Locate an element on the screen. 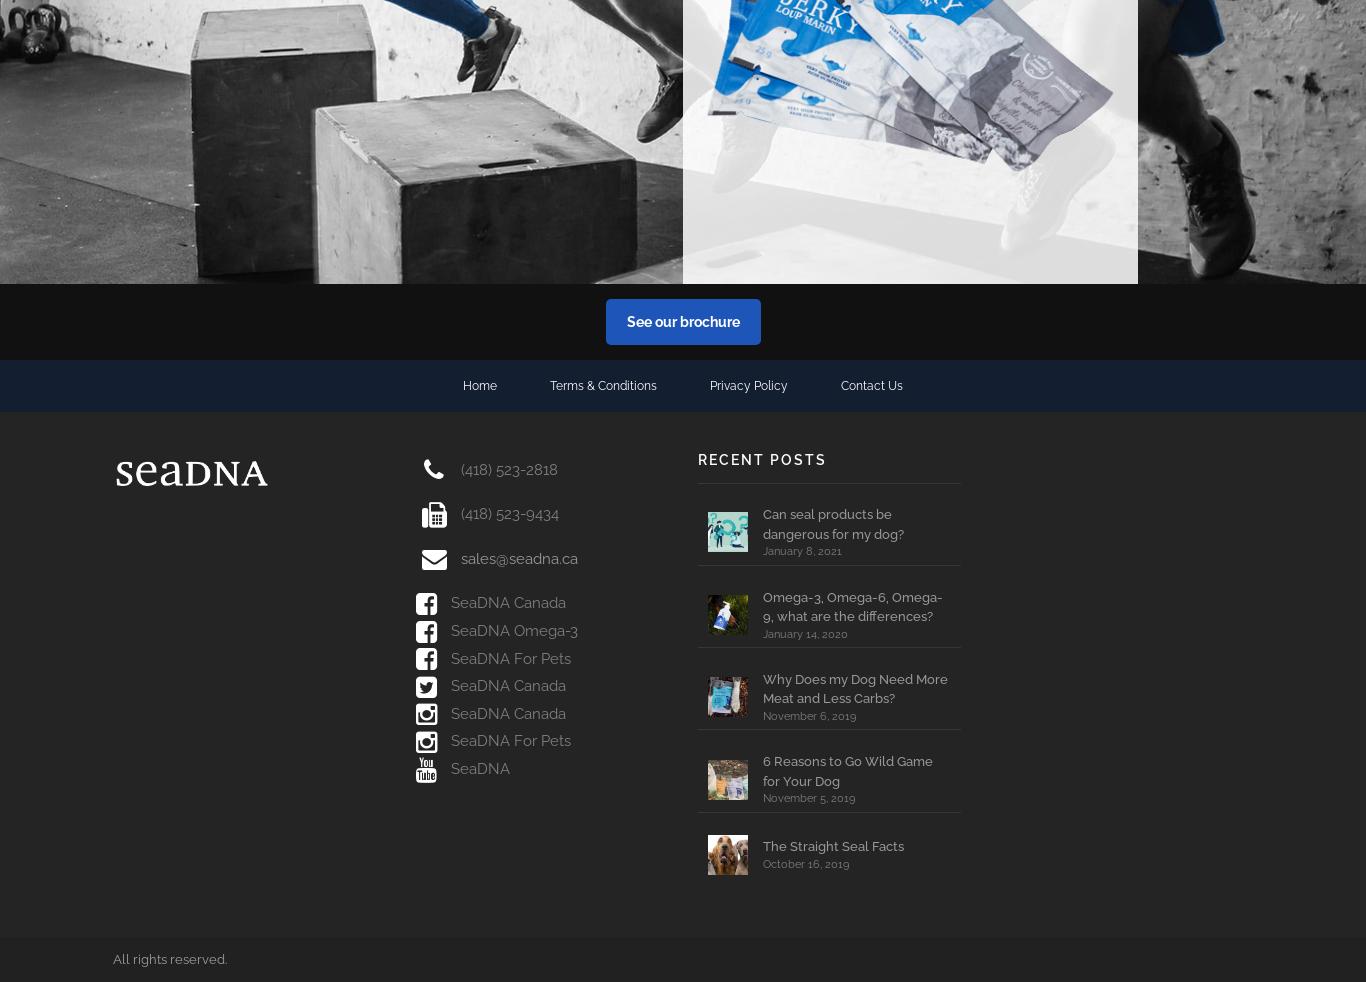  'sales@seadna.ca' is located at coordinates (519, 556).